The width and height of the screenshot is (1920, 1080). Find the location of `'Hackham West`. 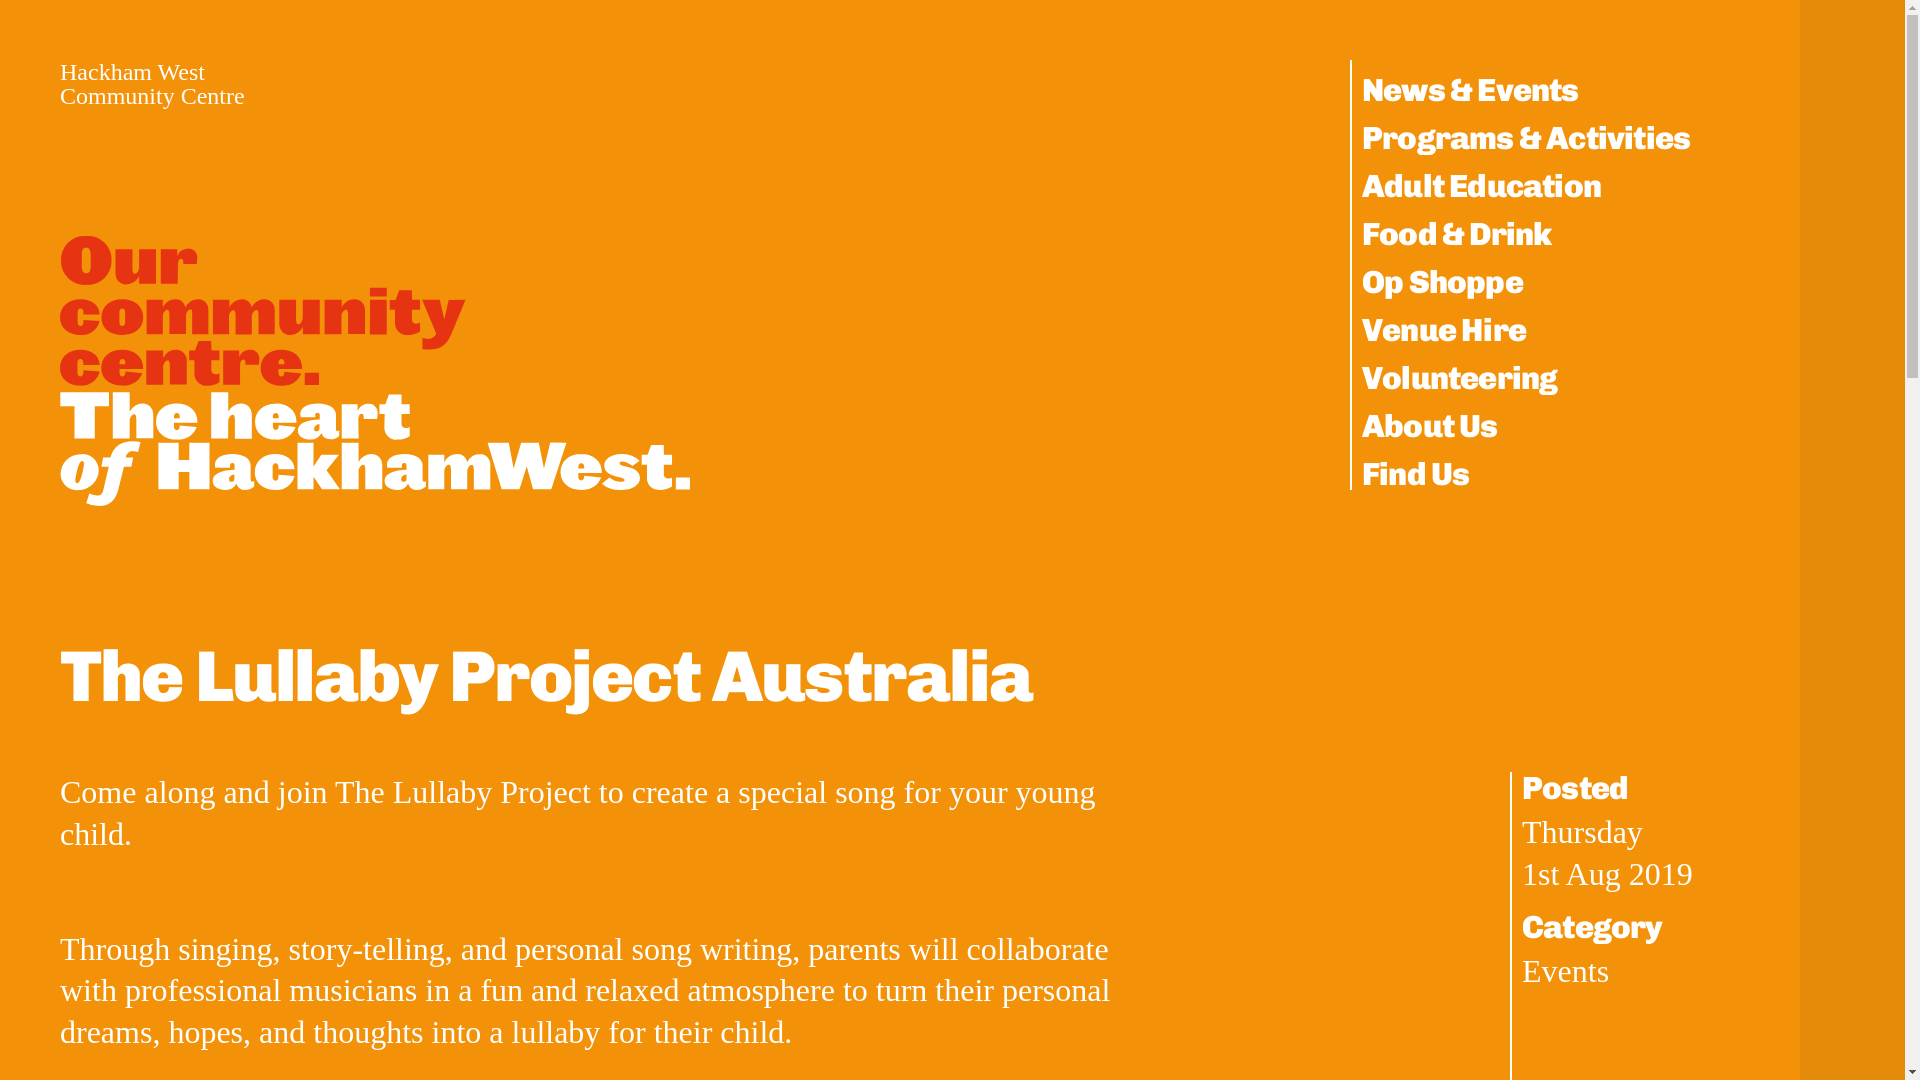

'Hackham West is located at coordinates (151, 83).